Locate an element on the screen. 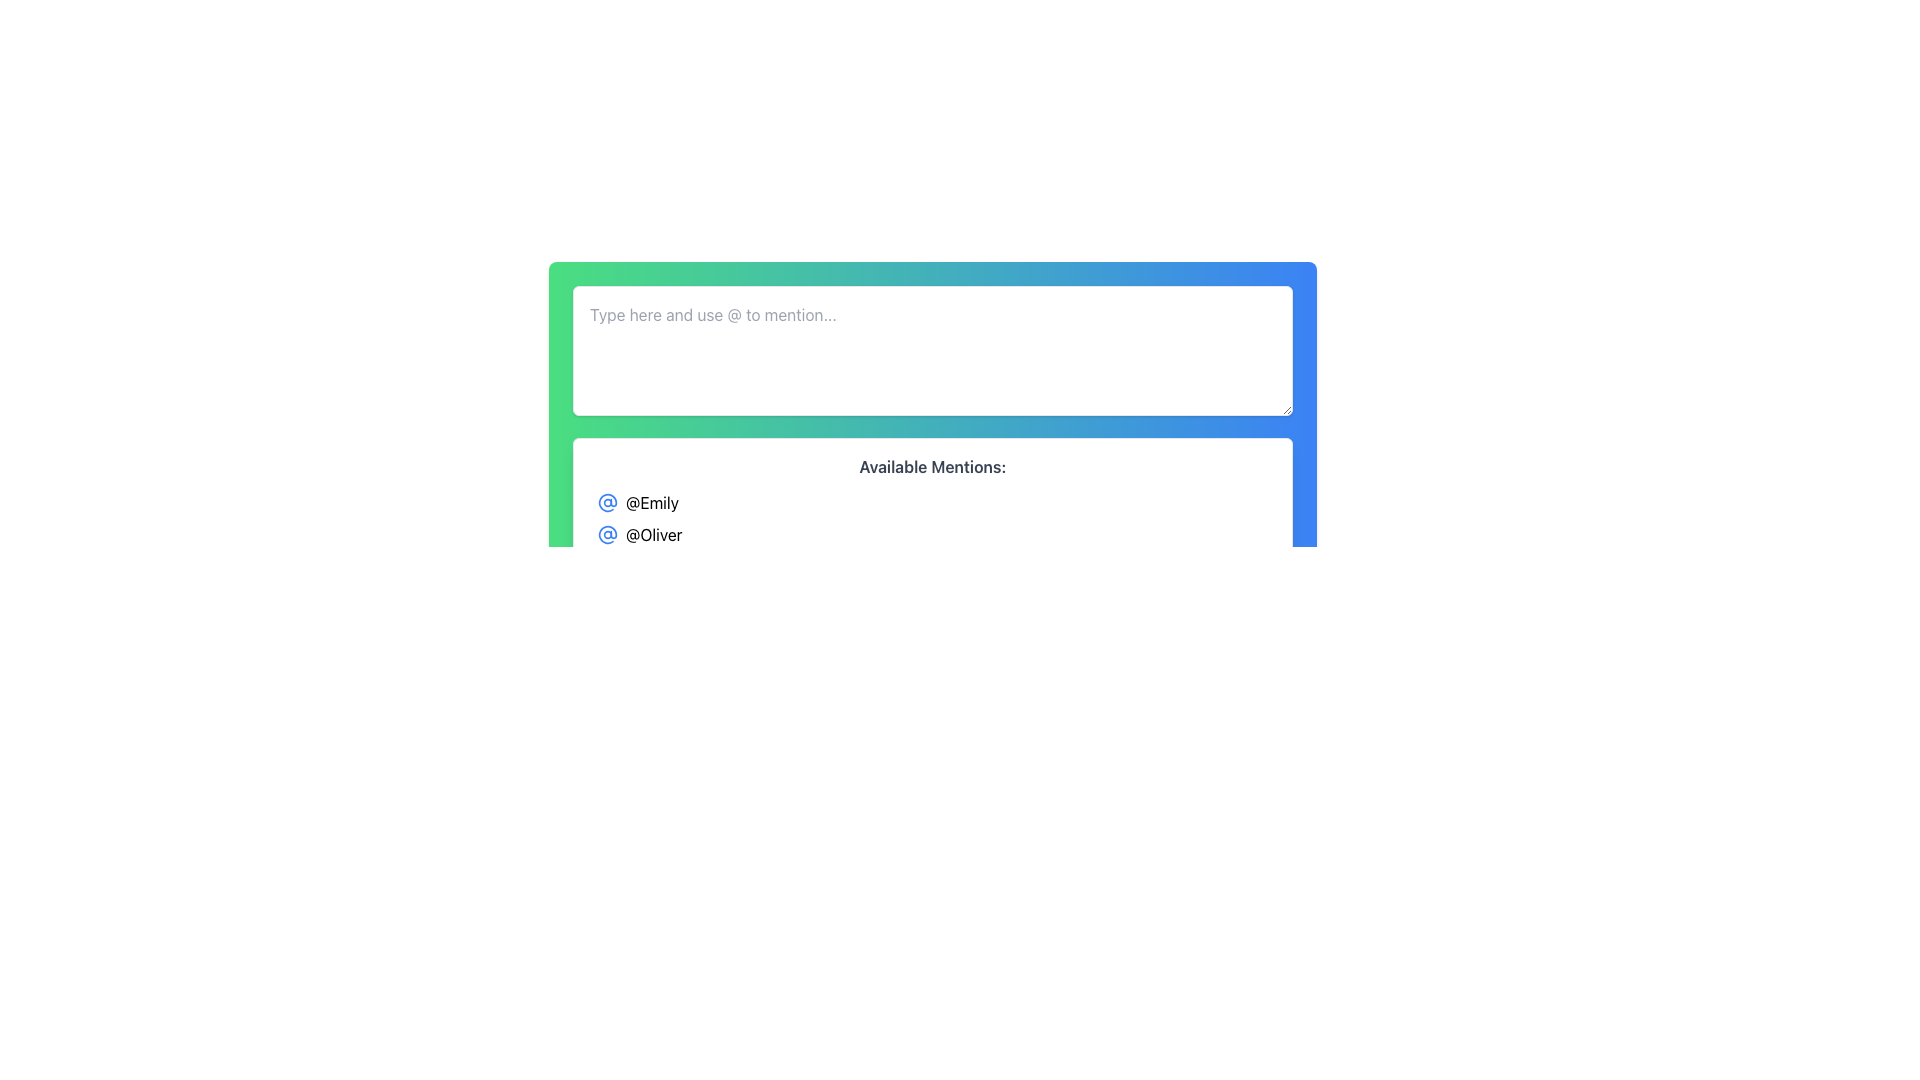  the '@Emily' mention icon located to the left of the text '@Emily' in the mention list below the text input box is located at coordinates (607, 501).